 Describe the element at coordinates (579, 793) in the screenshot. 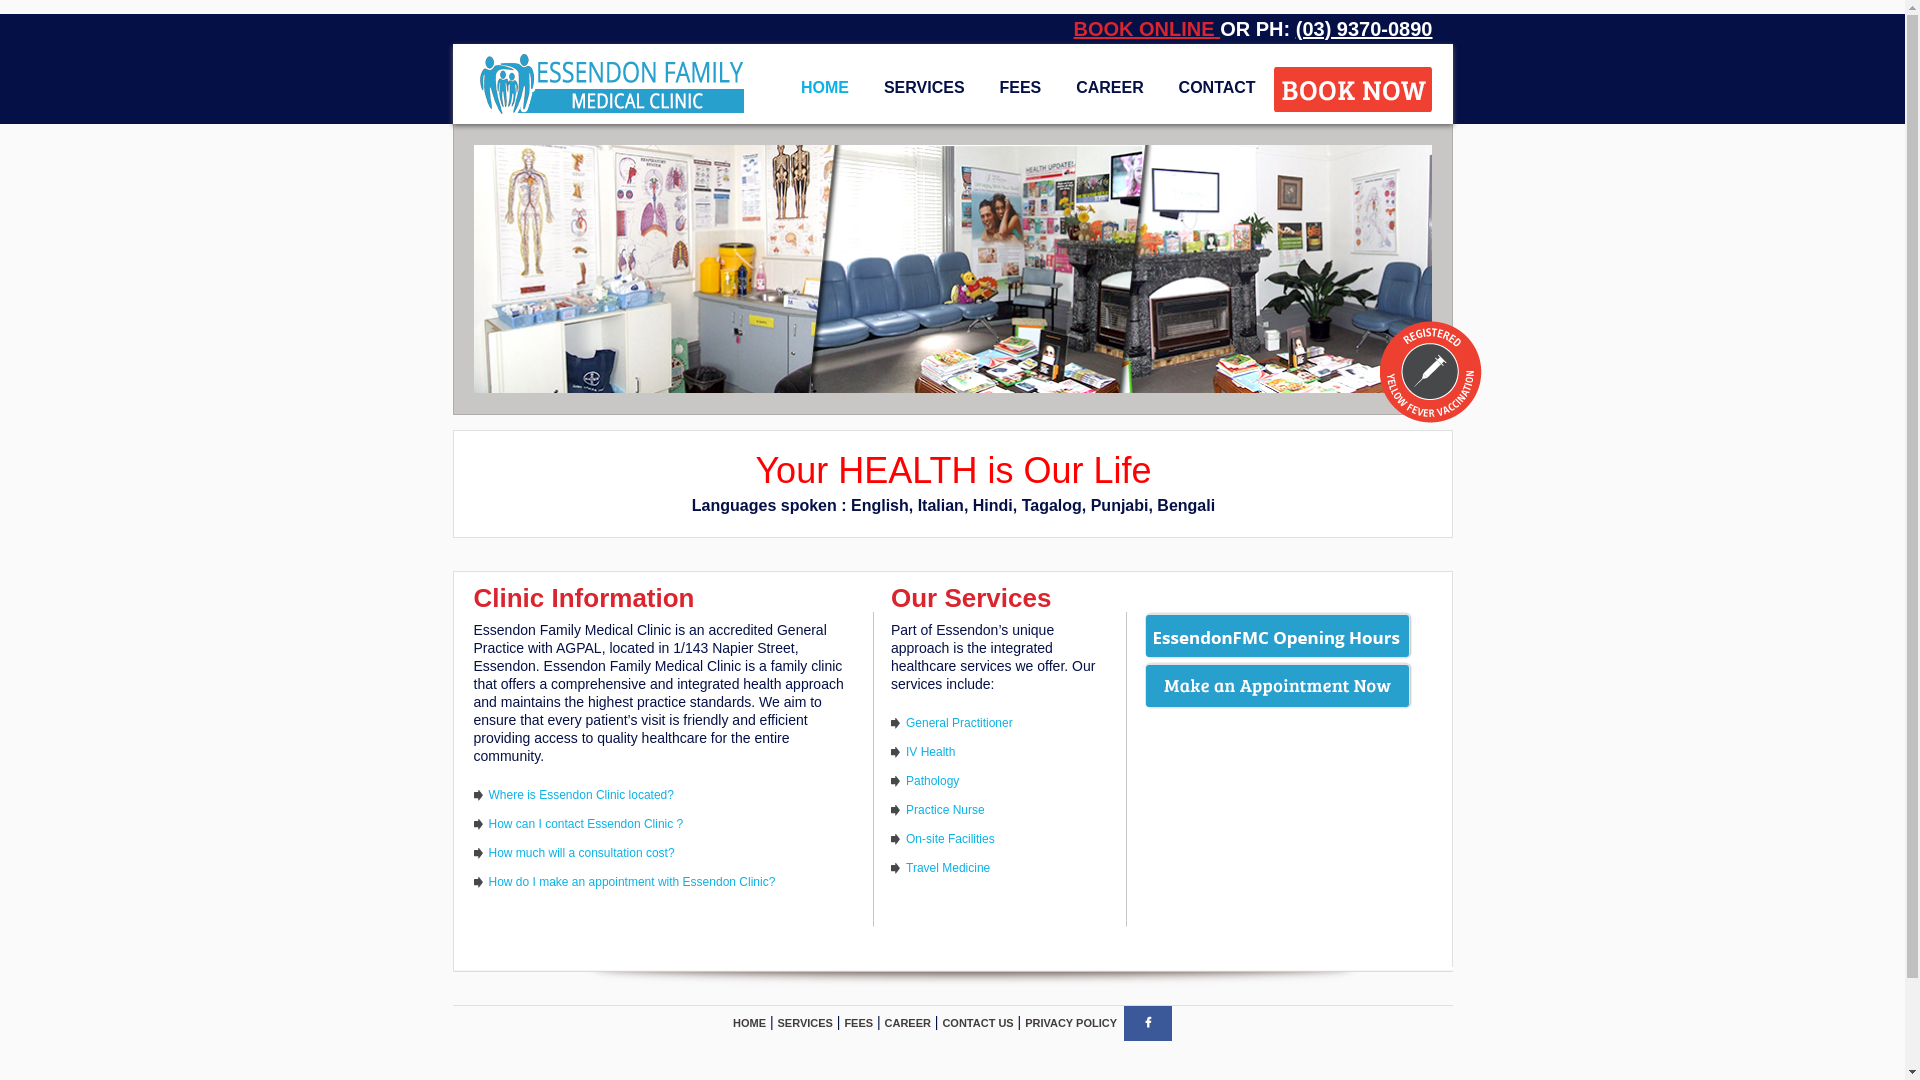

I see `'Where is Essendon Clinic located?'` at that location.